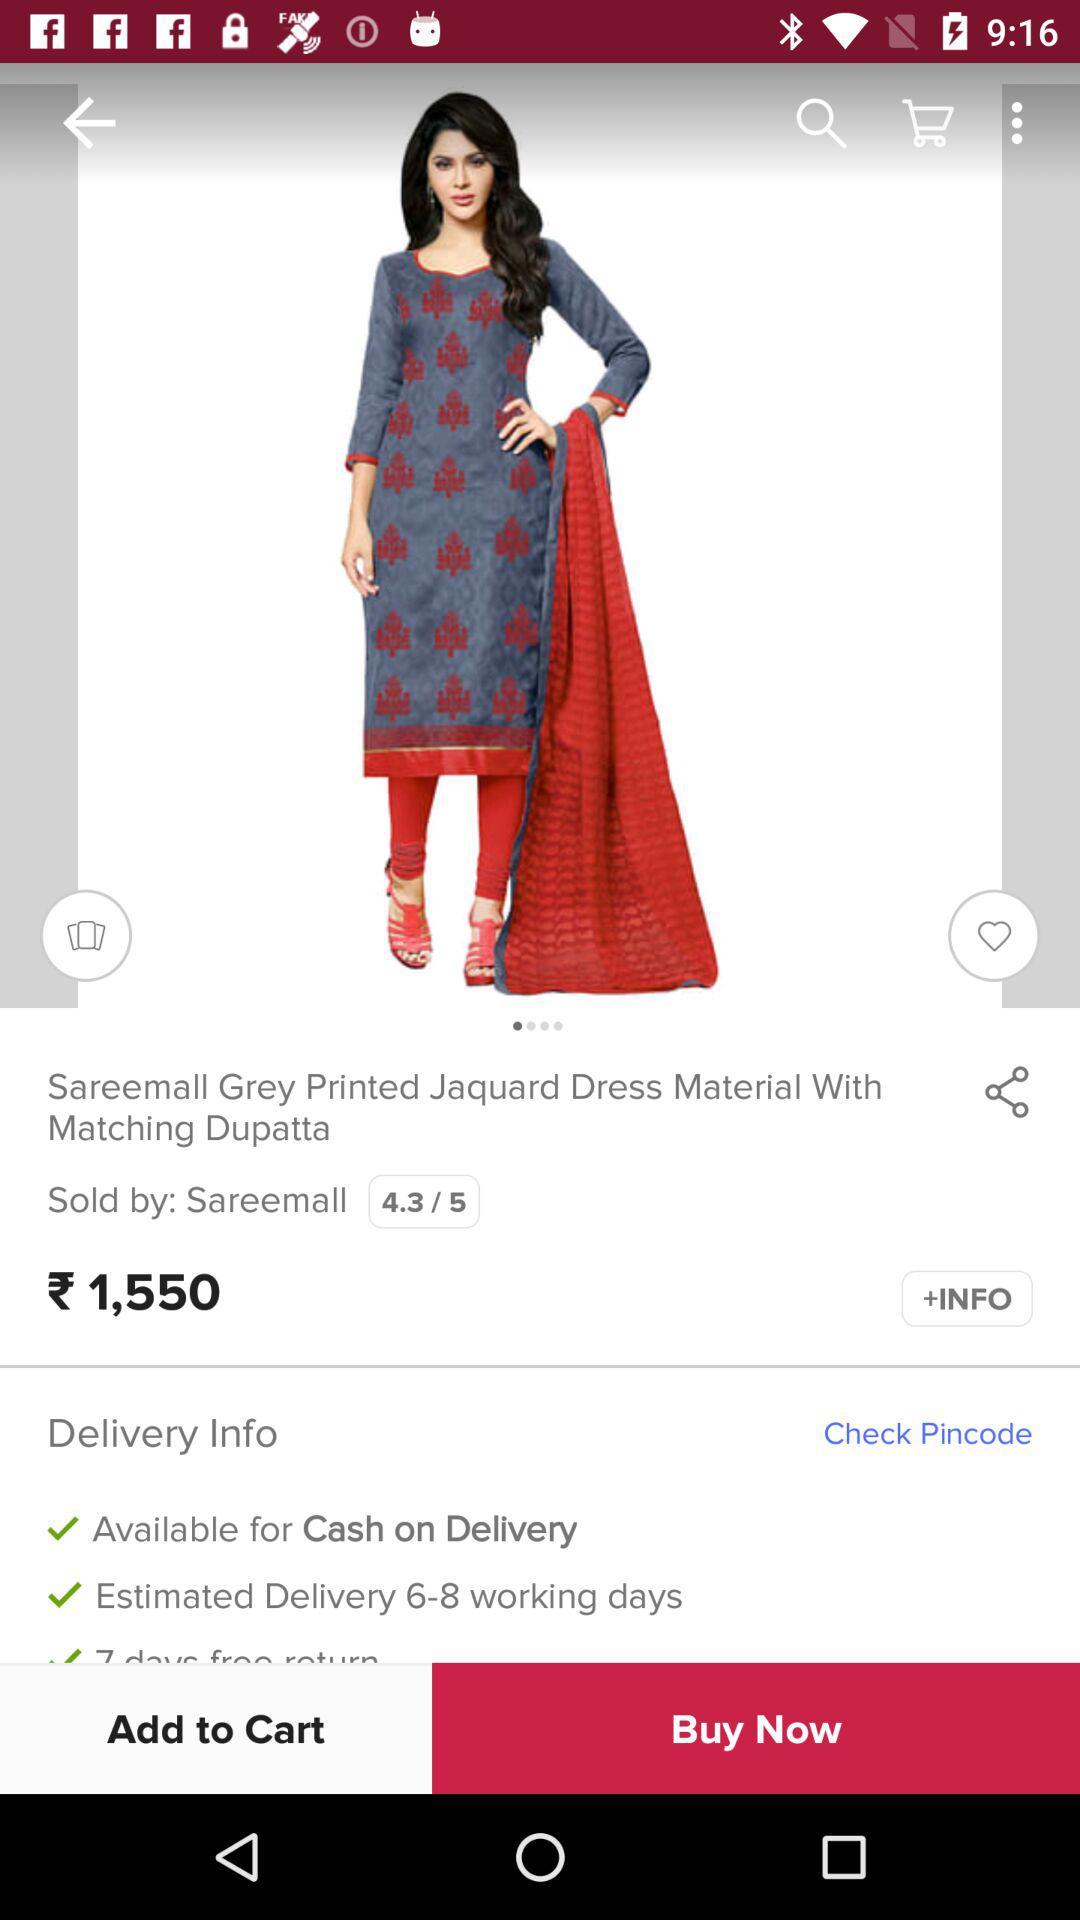  Describe the element at coordinates (1006, 1090) in the screenshot. I see `the share icon` at that location.